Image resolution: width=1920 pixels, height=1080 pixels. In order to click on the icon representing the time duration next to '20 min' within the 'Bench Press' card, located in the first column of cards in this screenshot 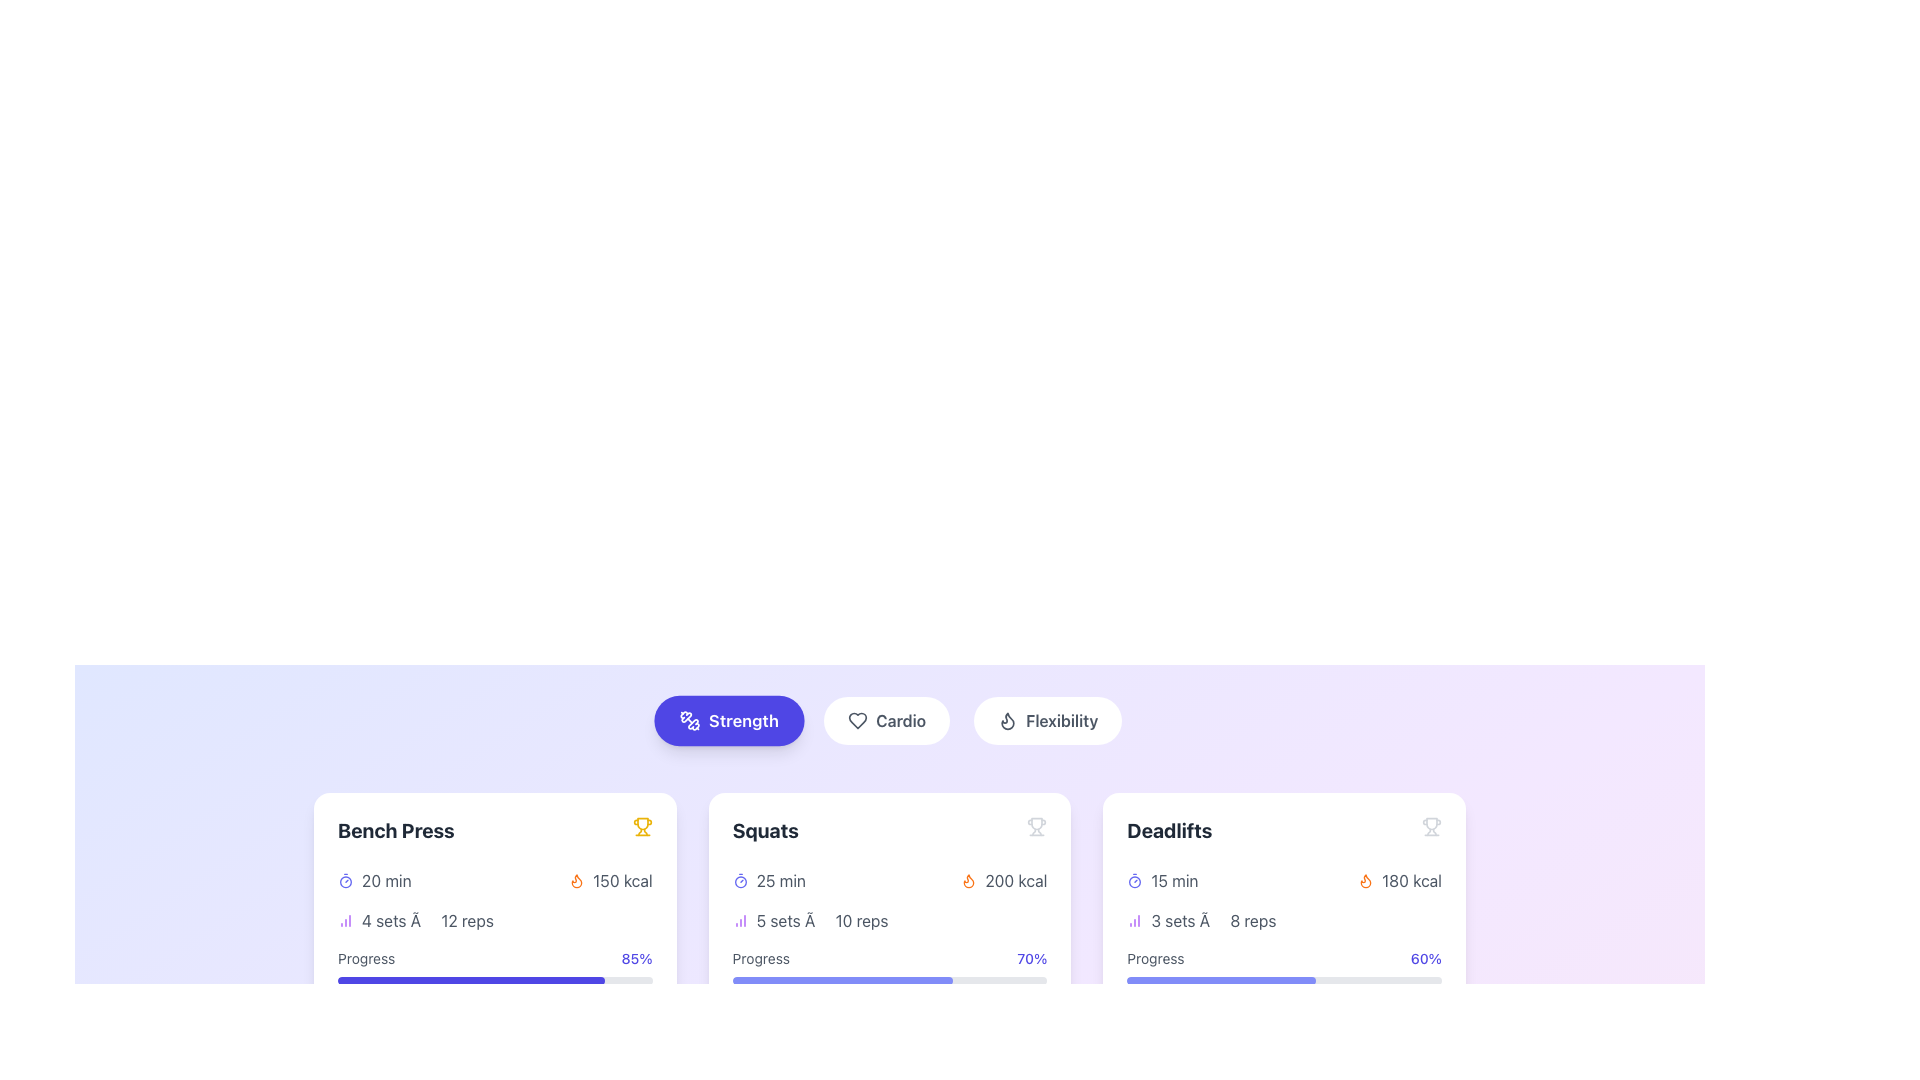, I will do `click(345, 879)`.